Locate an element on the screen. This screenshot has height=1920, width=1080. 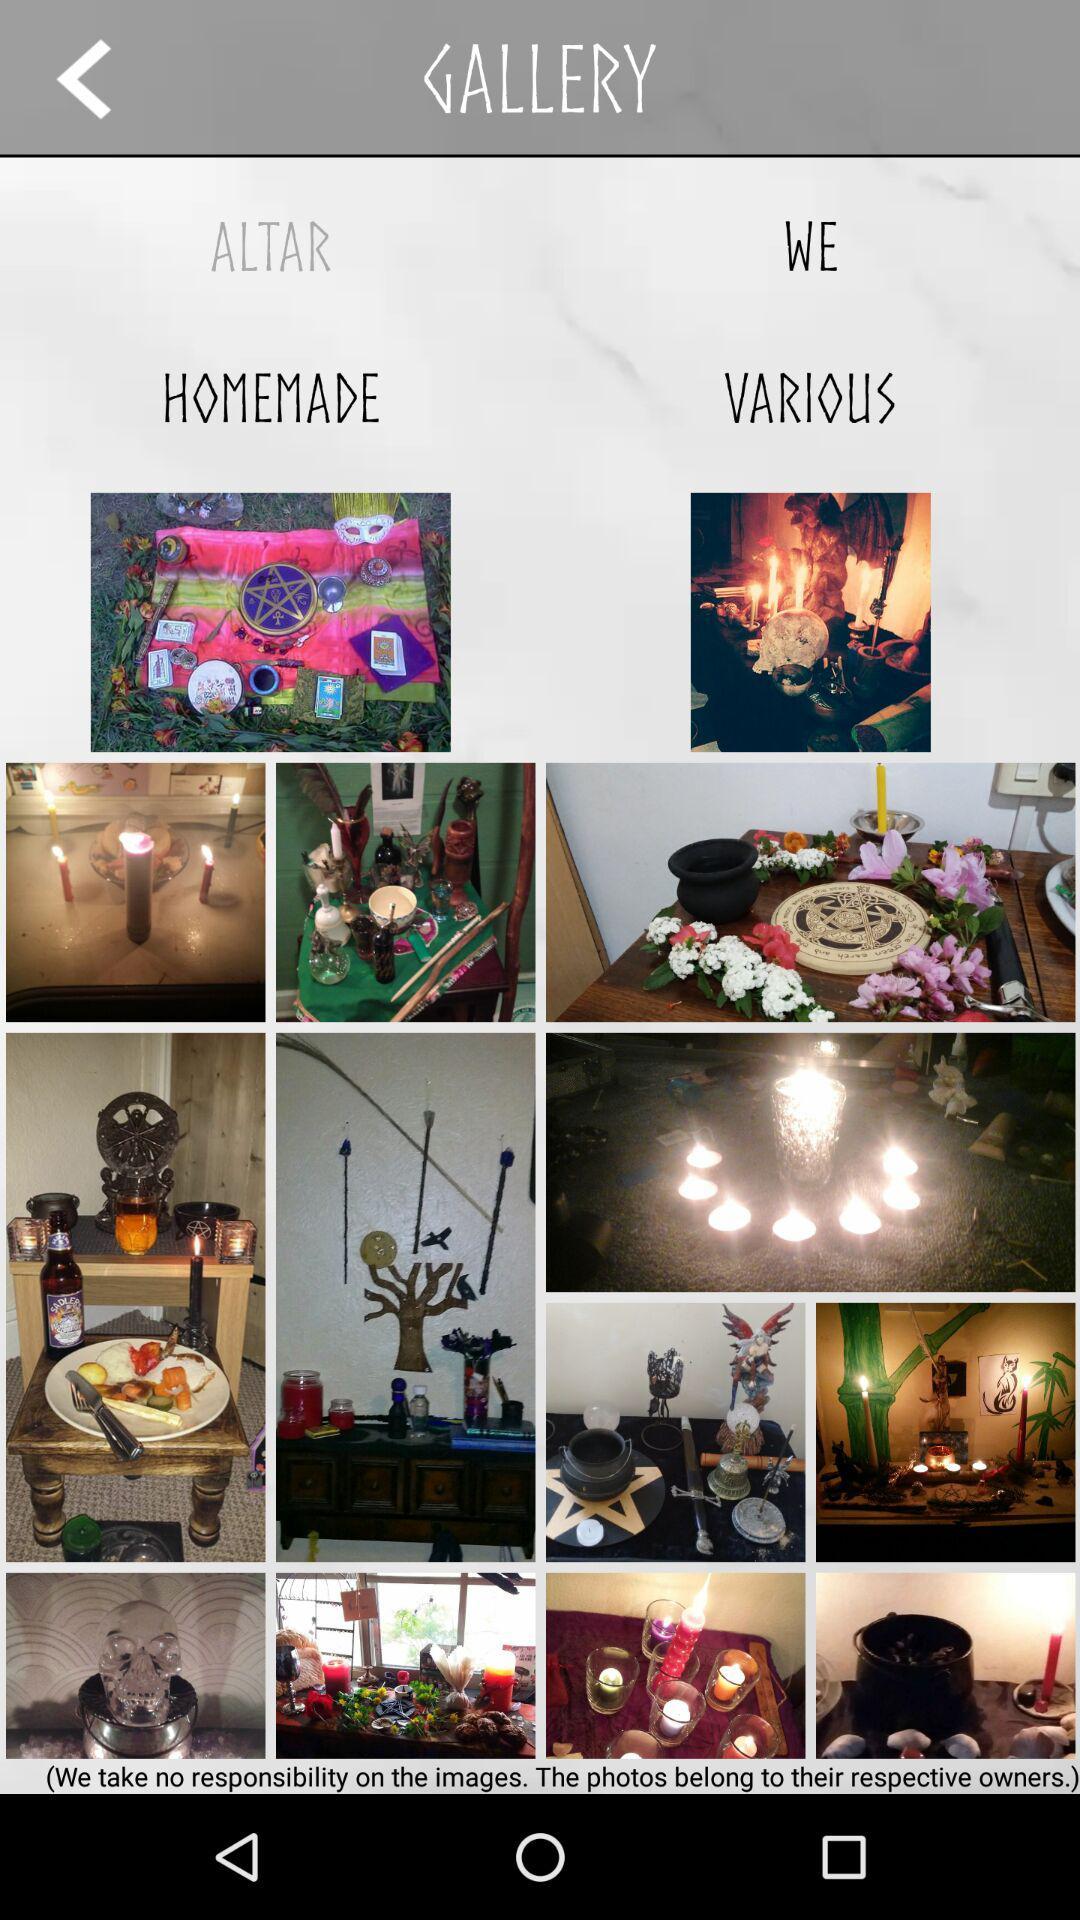
the icon to the left of the gallery item is located at coordinates (102, 78).